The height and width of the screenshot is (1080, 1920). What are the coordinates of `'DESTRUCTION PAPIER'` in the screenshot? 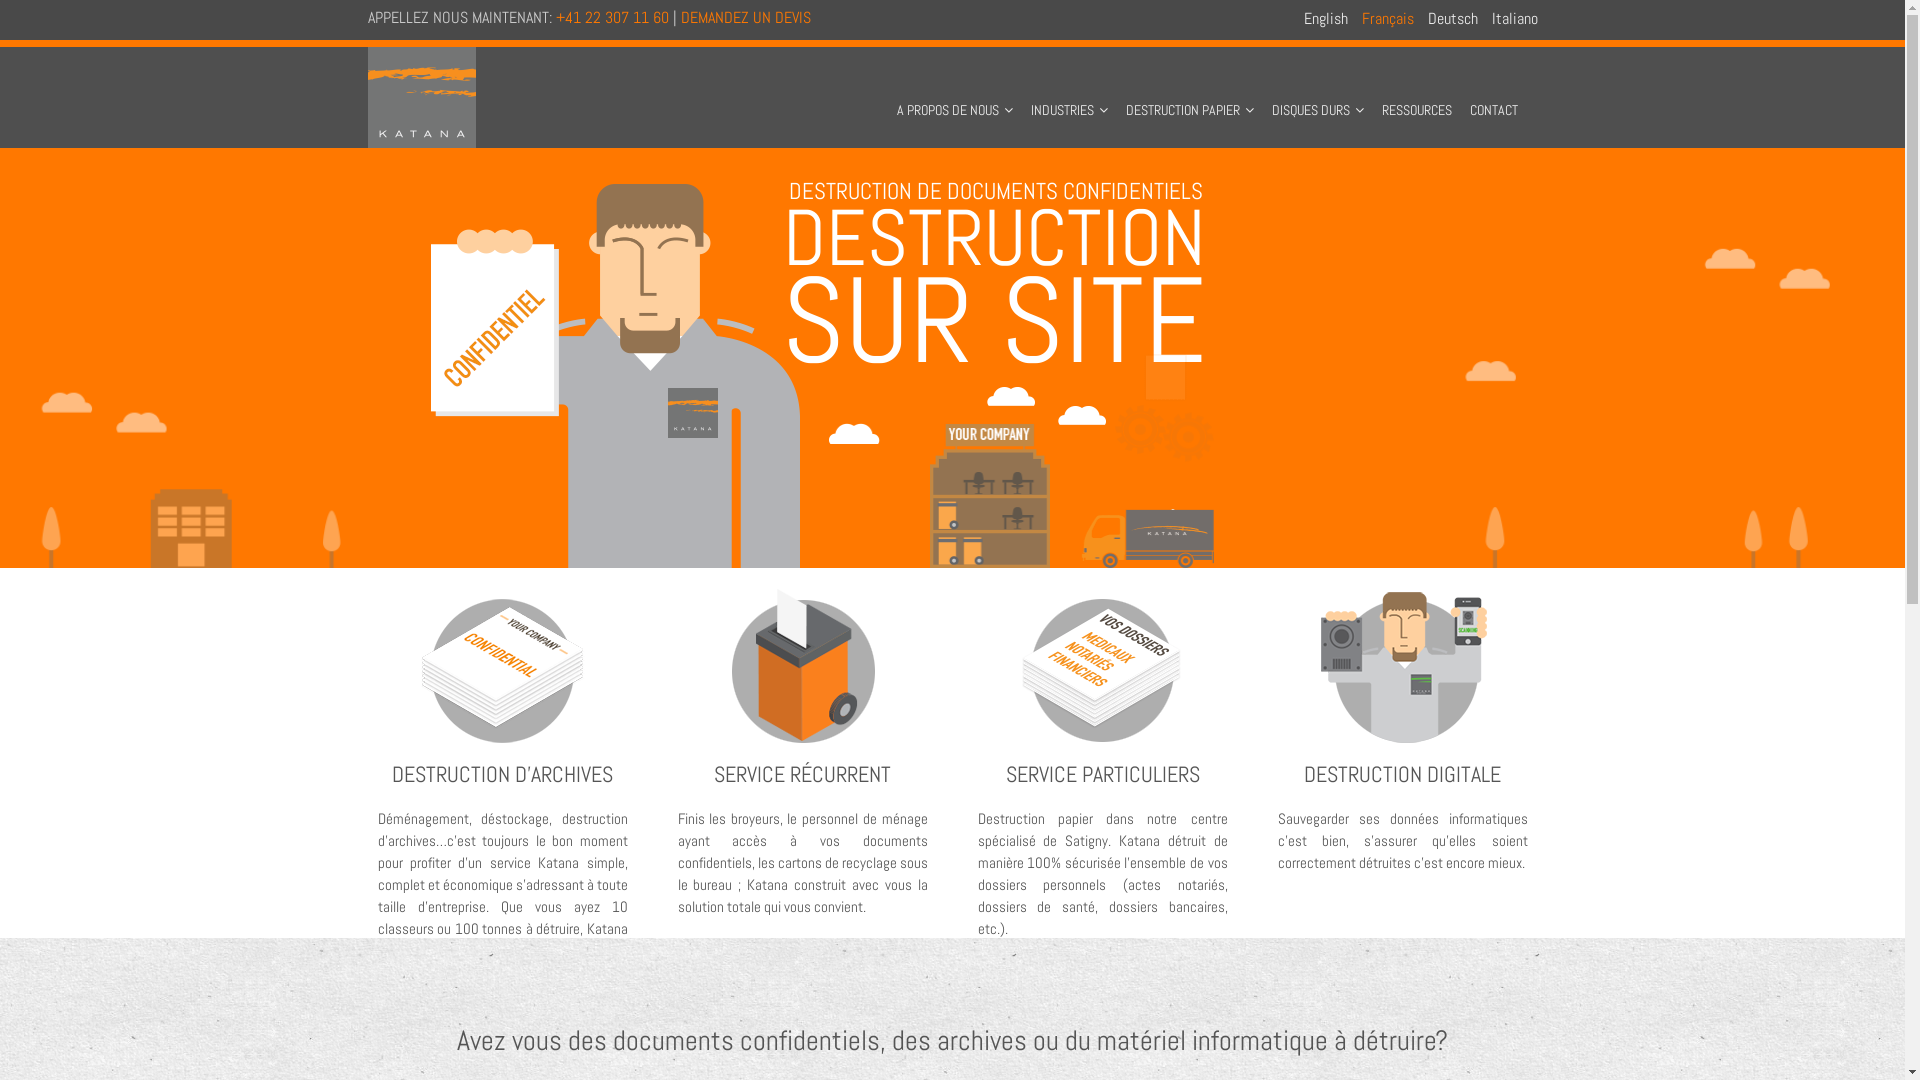 It's located at (1190, 93).